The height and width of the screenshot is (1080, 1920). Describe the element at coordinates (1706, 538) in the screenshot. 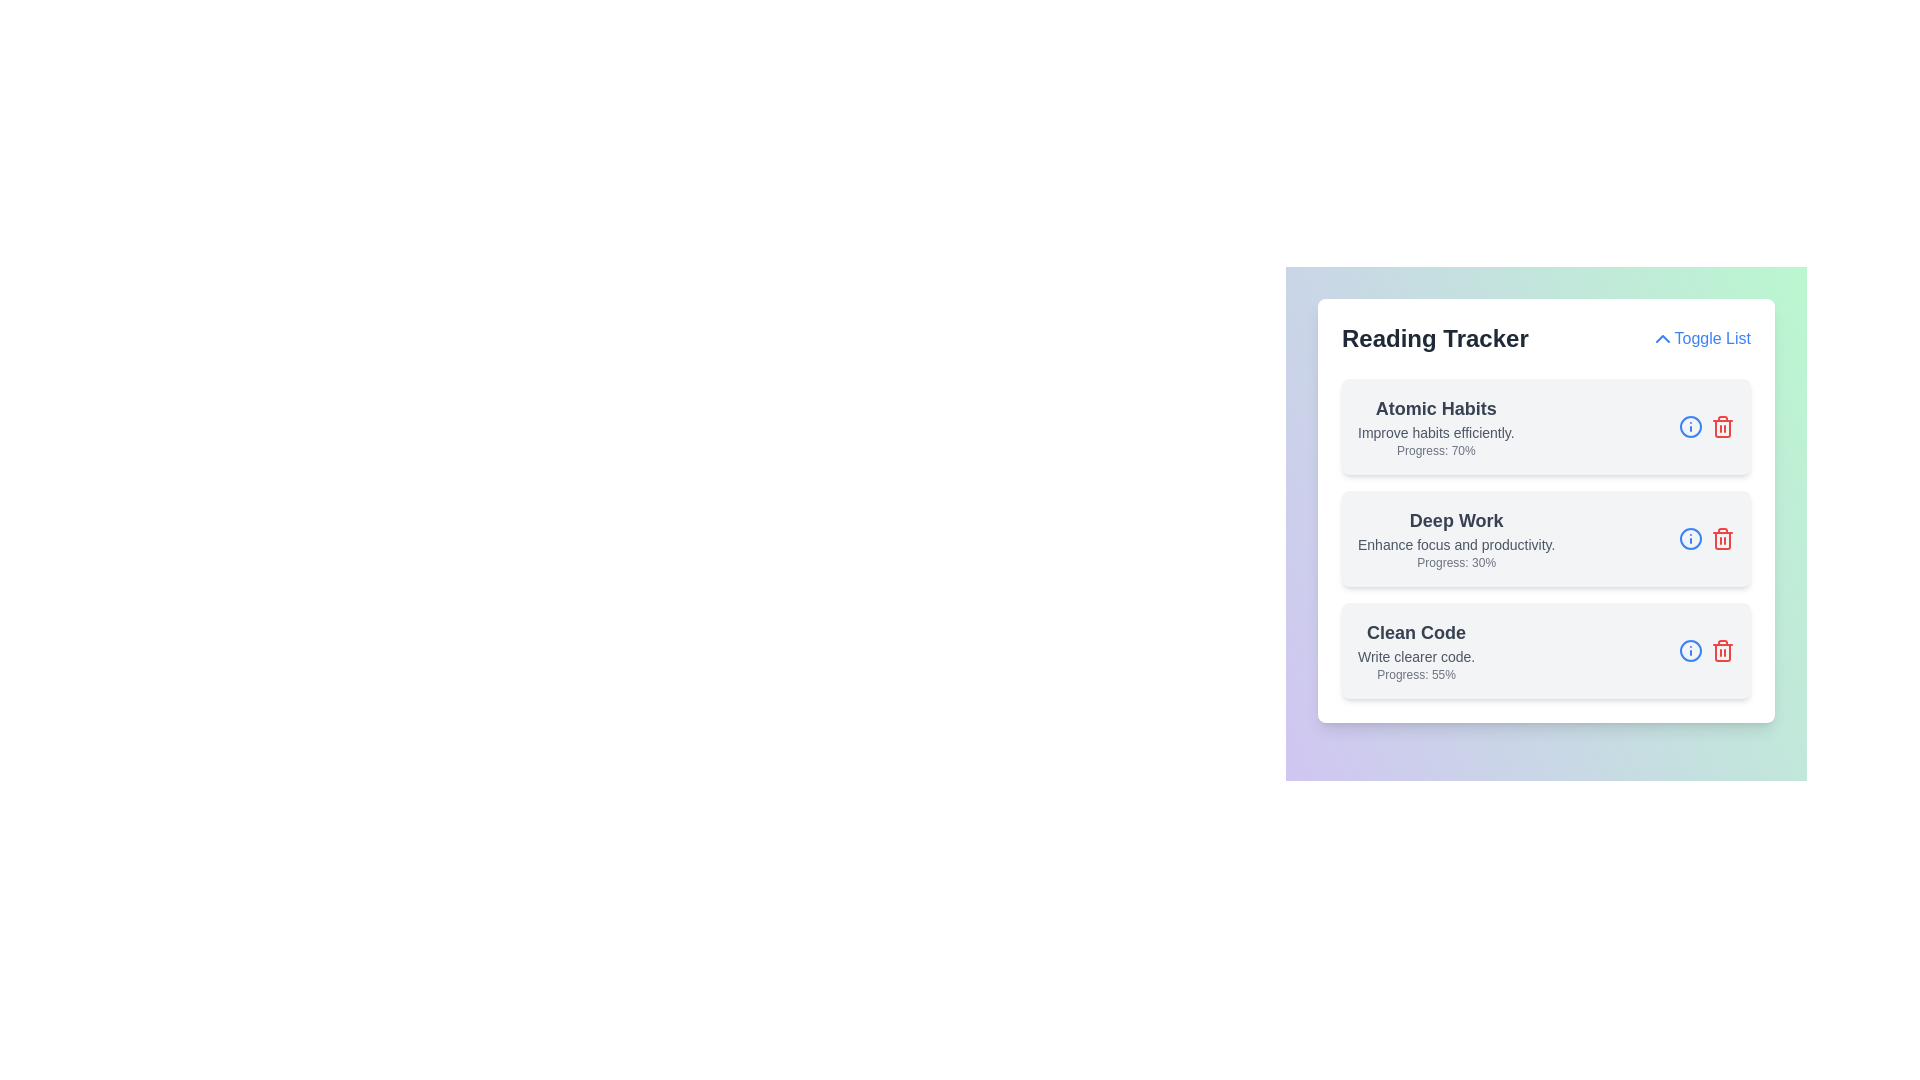

I see `the blue information icon located to the right of the descriptive text about enhancing focus and productivity in the 'Deep Work' card` at that location.